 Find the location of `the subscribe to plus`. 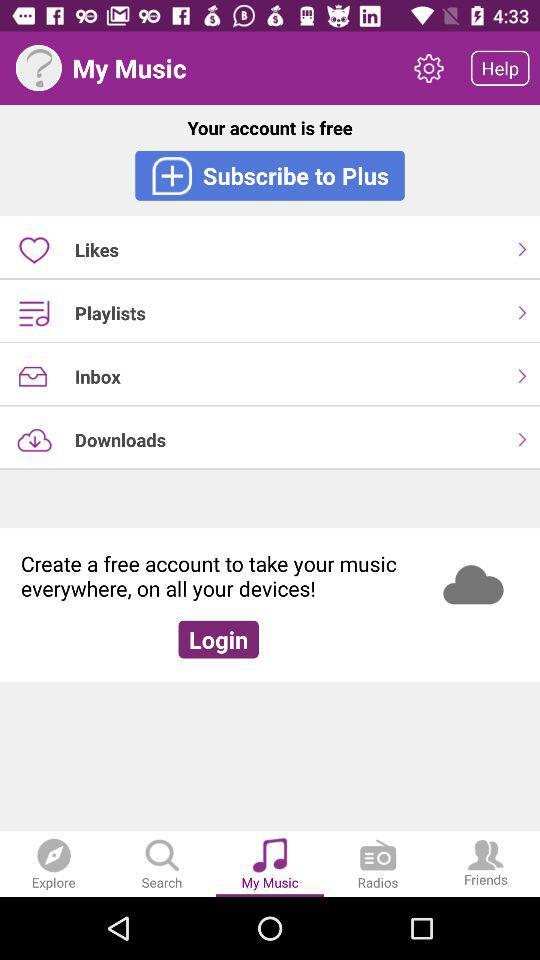

the subscribe to plus is located at coordinates (270, 174).